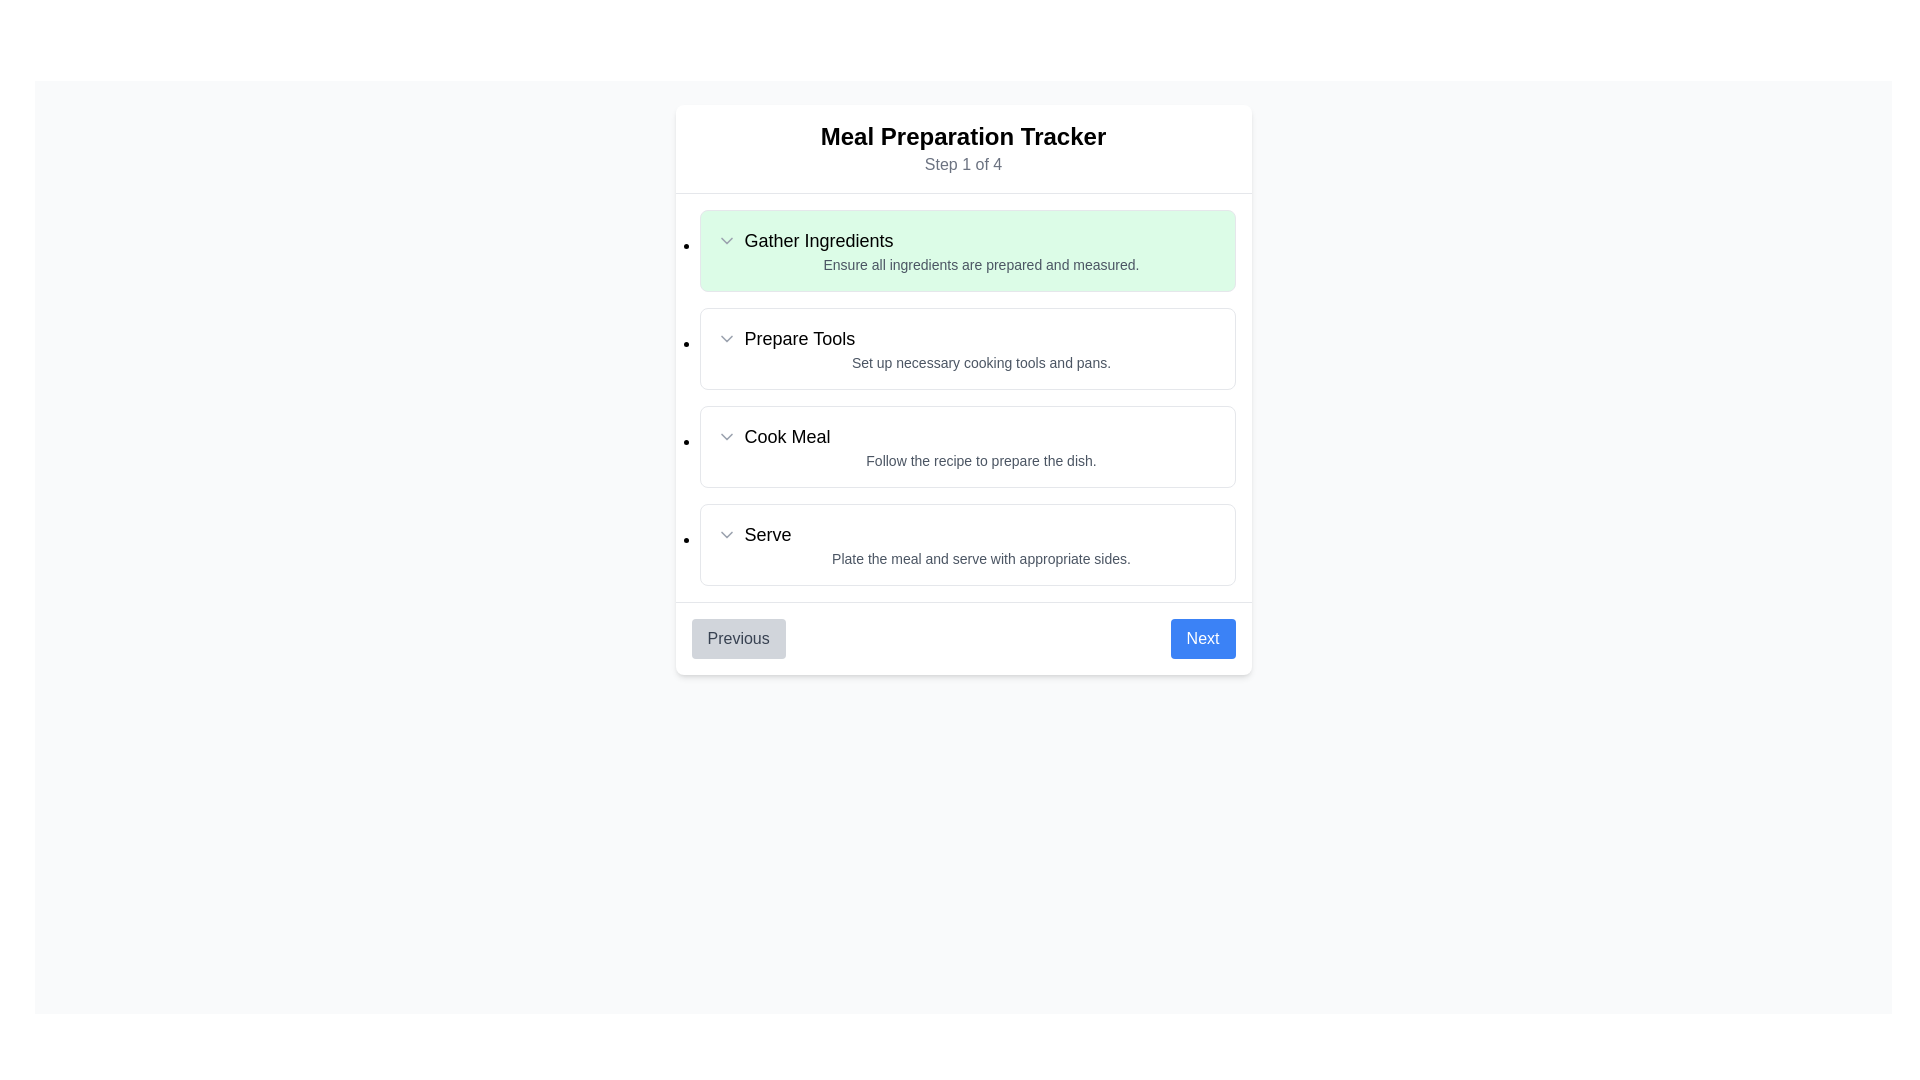  Describe the element at coordinates (798, 338) in the screenshot. I see `the 'Prepare Tools' text label, which is styled in a medium-weight sans-serif font and is positioned in the second step of a vertical stepper interface` at that location.